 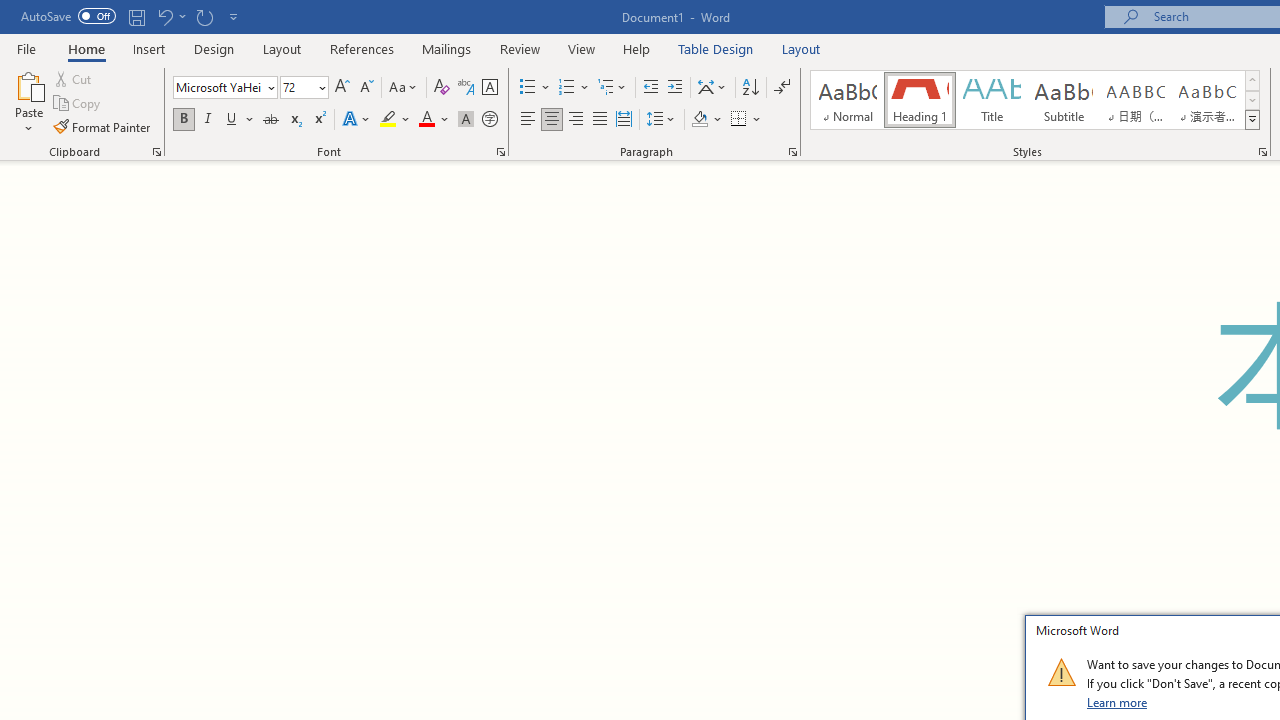 I want to click on 'Learn more', so click(x=1117, y=701).